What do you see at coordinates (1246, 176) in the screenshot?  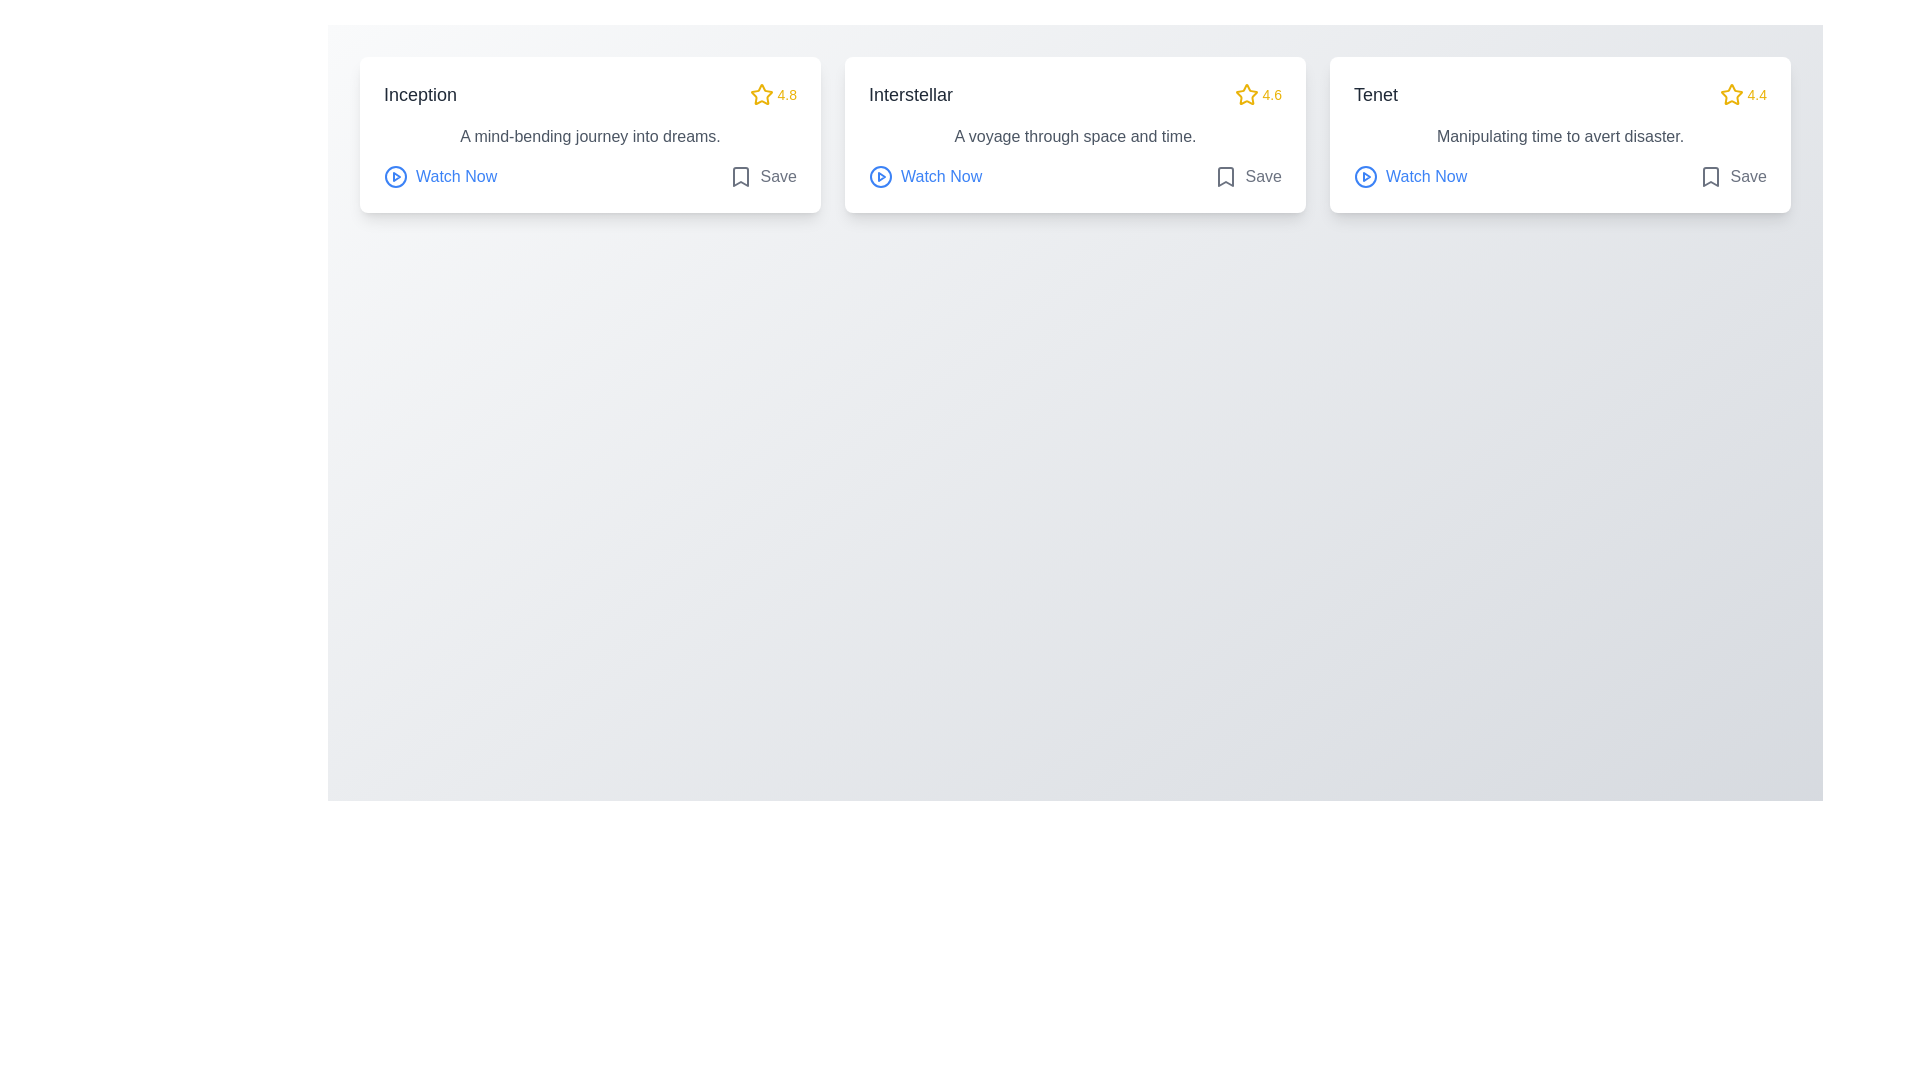 I see `the 'Save' button with a bookmark icon located in the bottom-right corner of the second card` at bounding box center [1246, 176].